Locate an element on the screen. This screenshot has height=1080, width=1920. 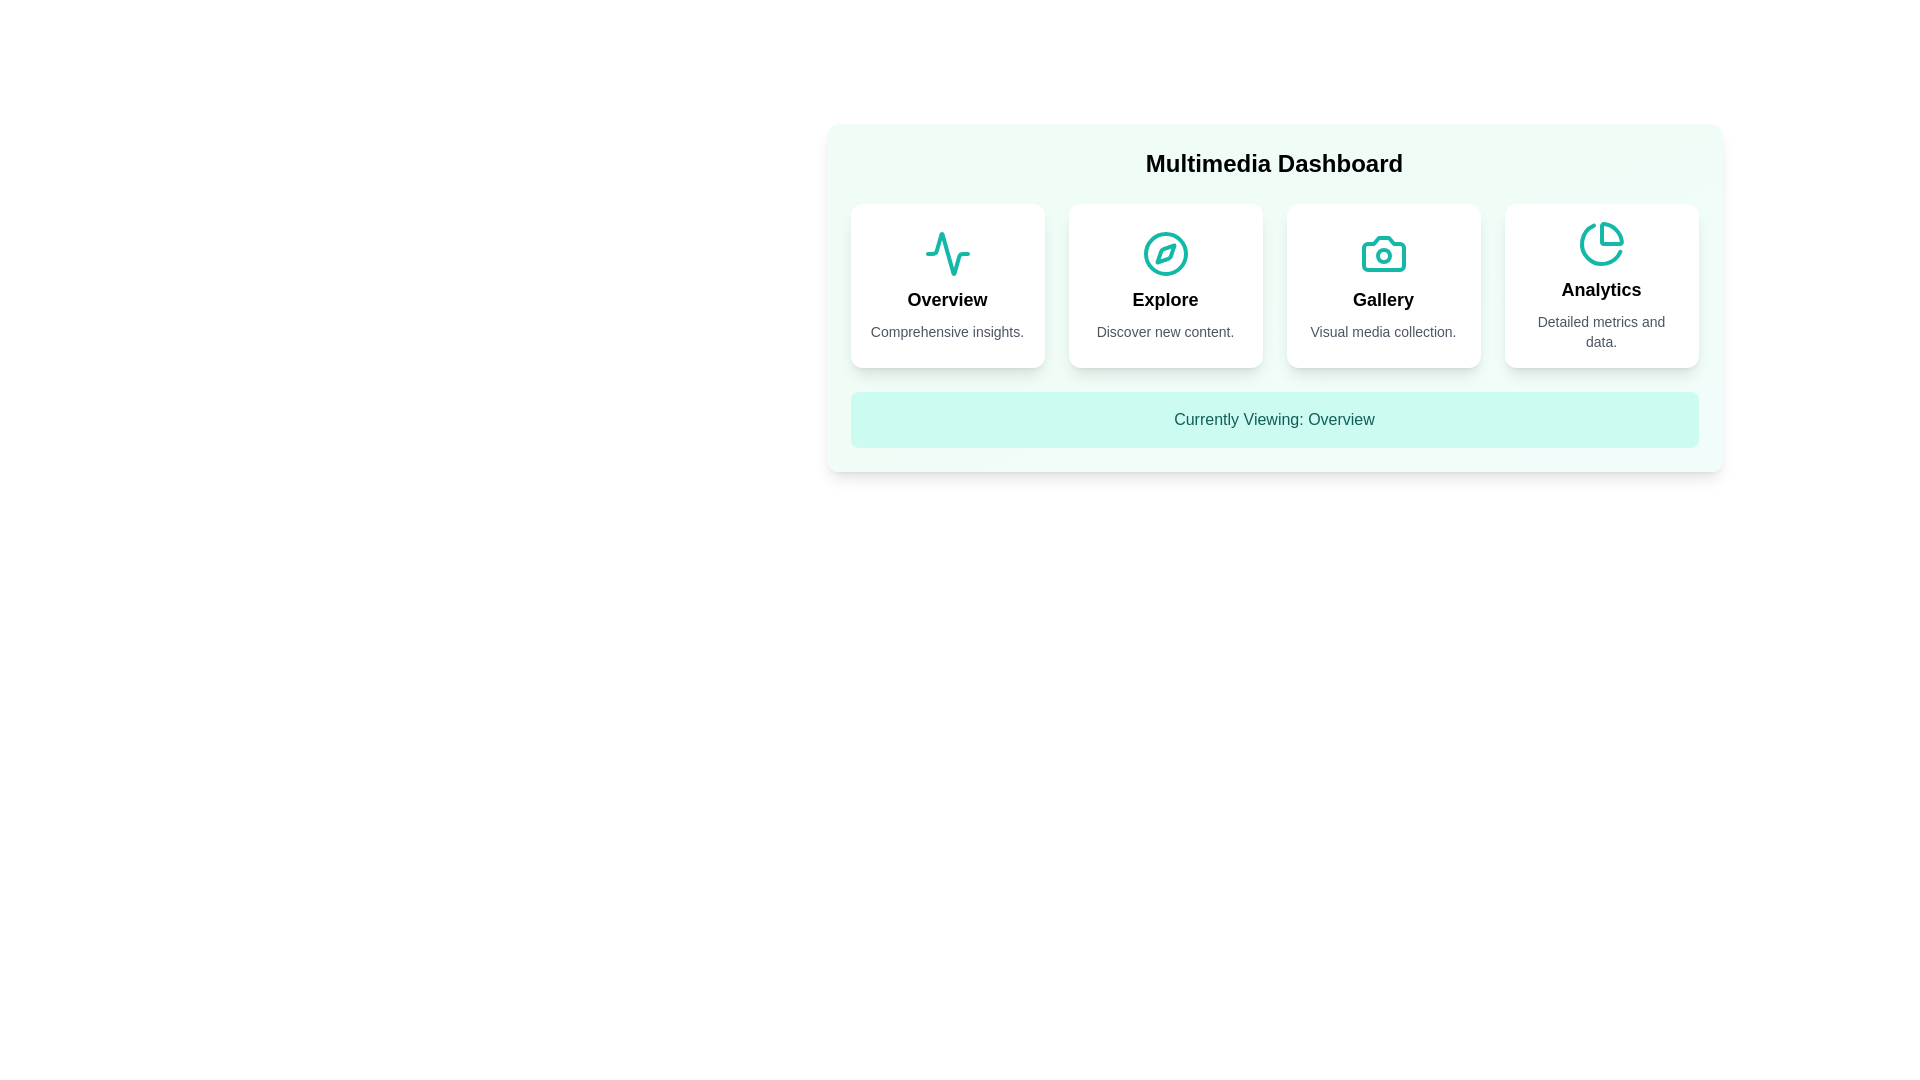
the section card labeled Analytics to preview its animation is located at coordinates (1601, 285).